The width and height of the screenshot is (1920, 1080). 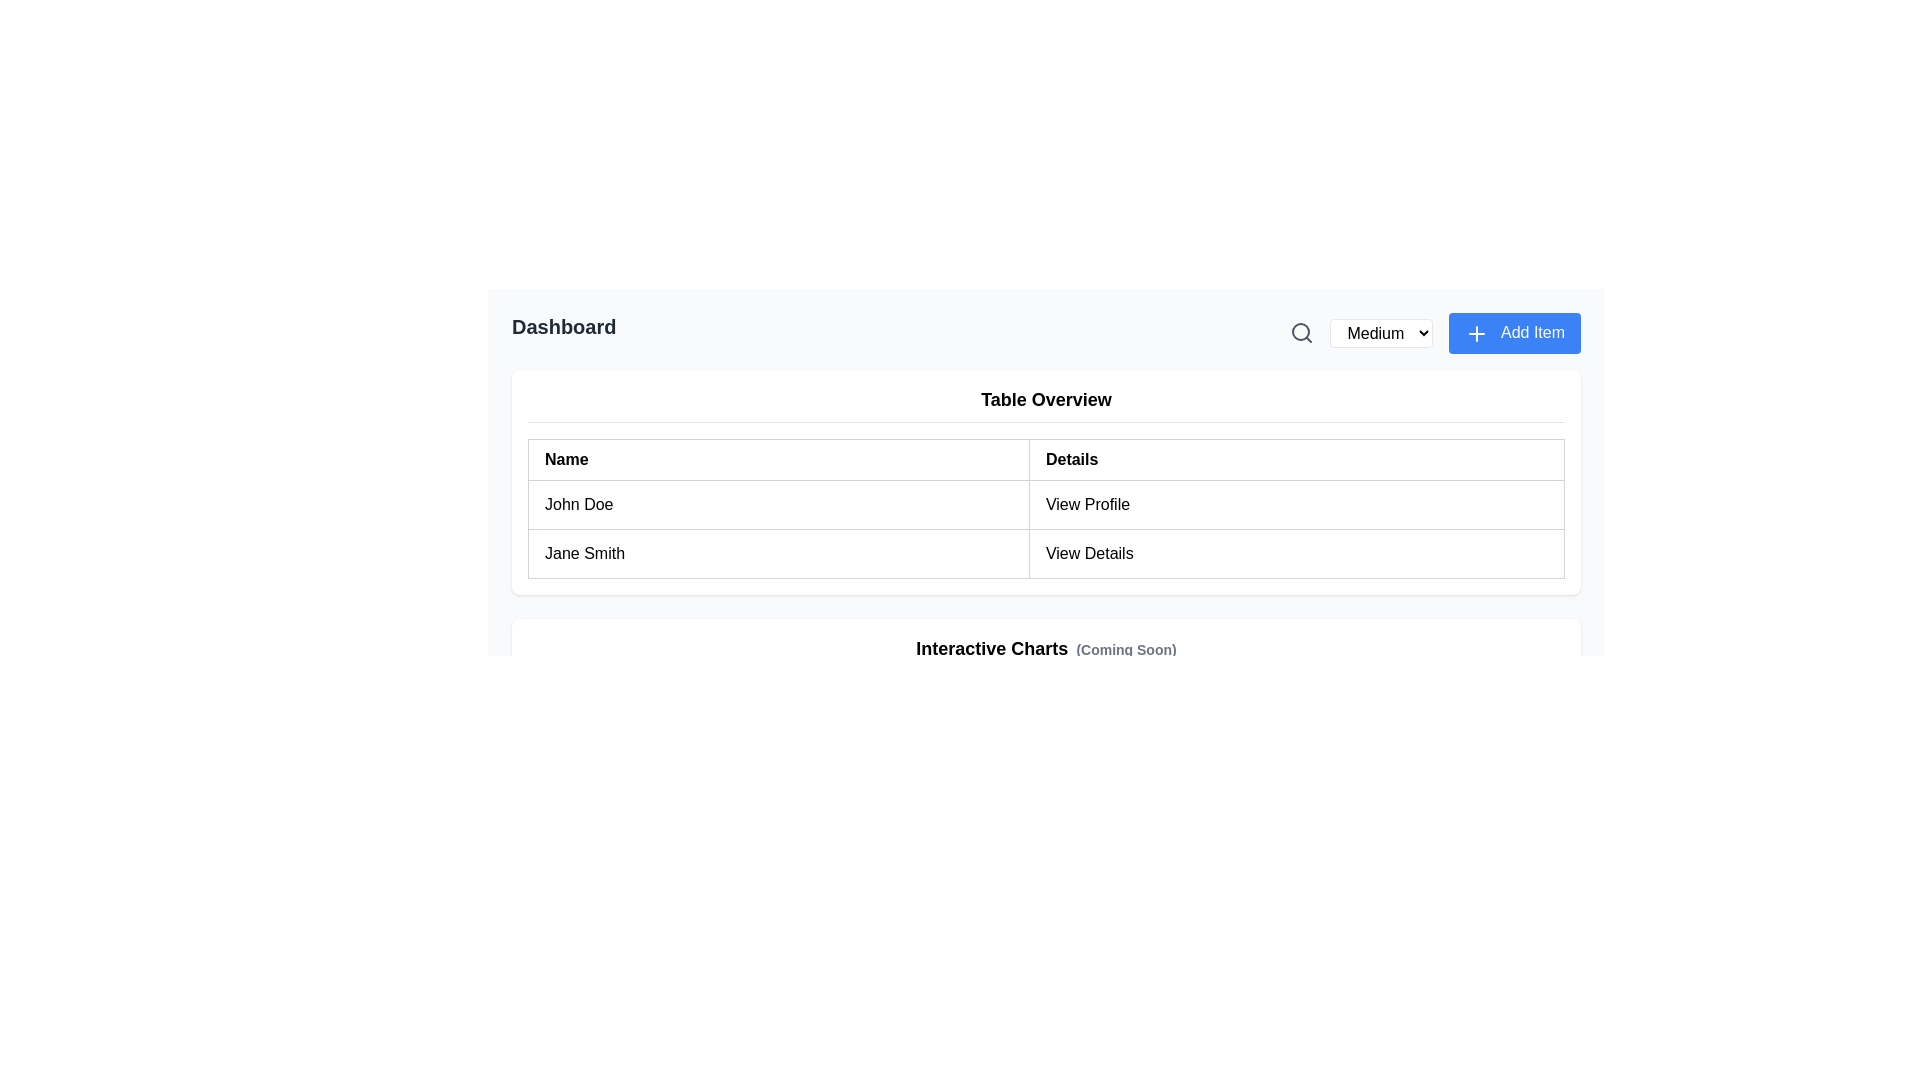 What do you see at coordinates (1045, 459) in the screenshot?
I see `the table header that provides labels for the columns 'Name' and 'Details'` at bounding box center [1045, 459].